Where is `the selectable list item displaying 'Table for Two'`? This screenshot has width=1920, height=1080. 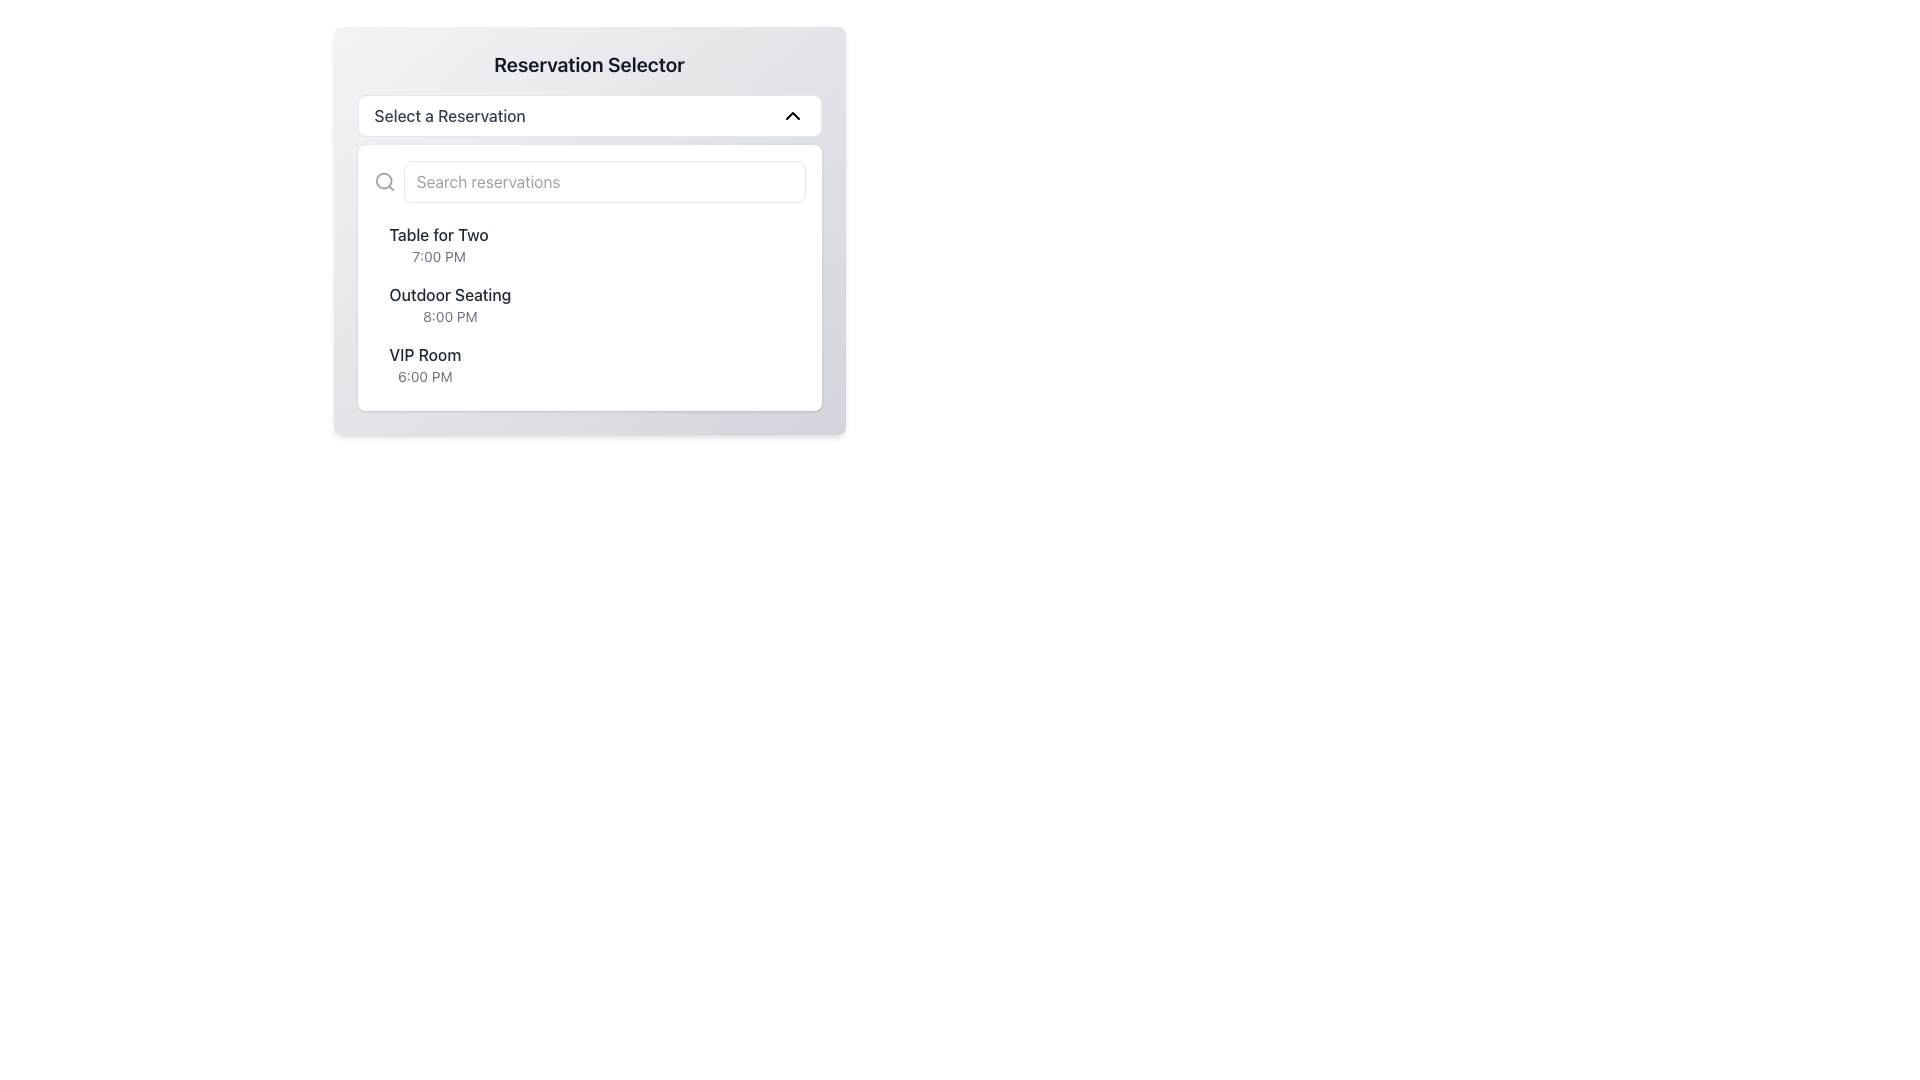 the selectable list item displaying 'Table for Two' is located at coordinates (588, 244).